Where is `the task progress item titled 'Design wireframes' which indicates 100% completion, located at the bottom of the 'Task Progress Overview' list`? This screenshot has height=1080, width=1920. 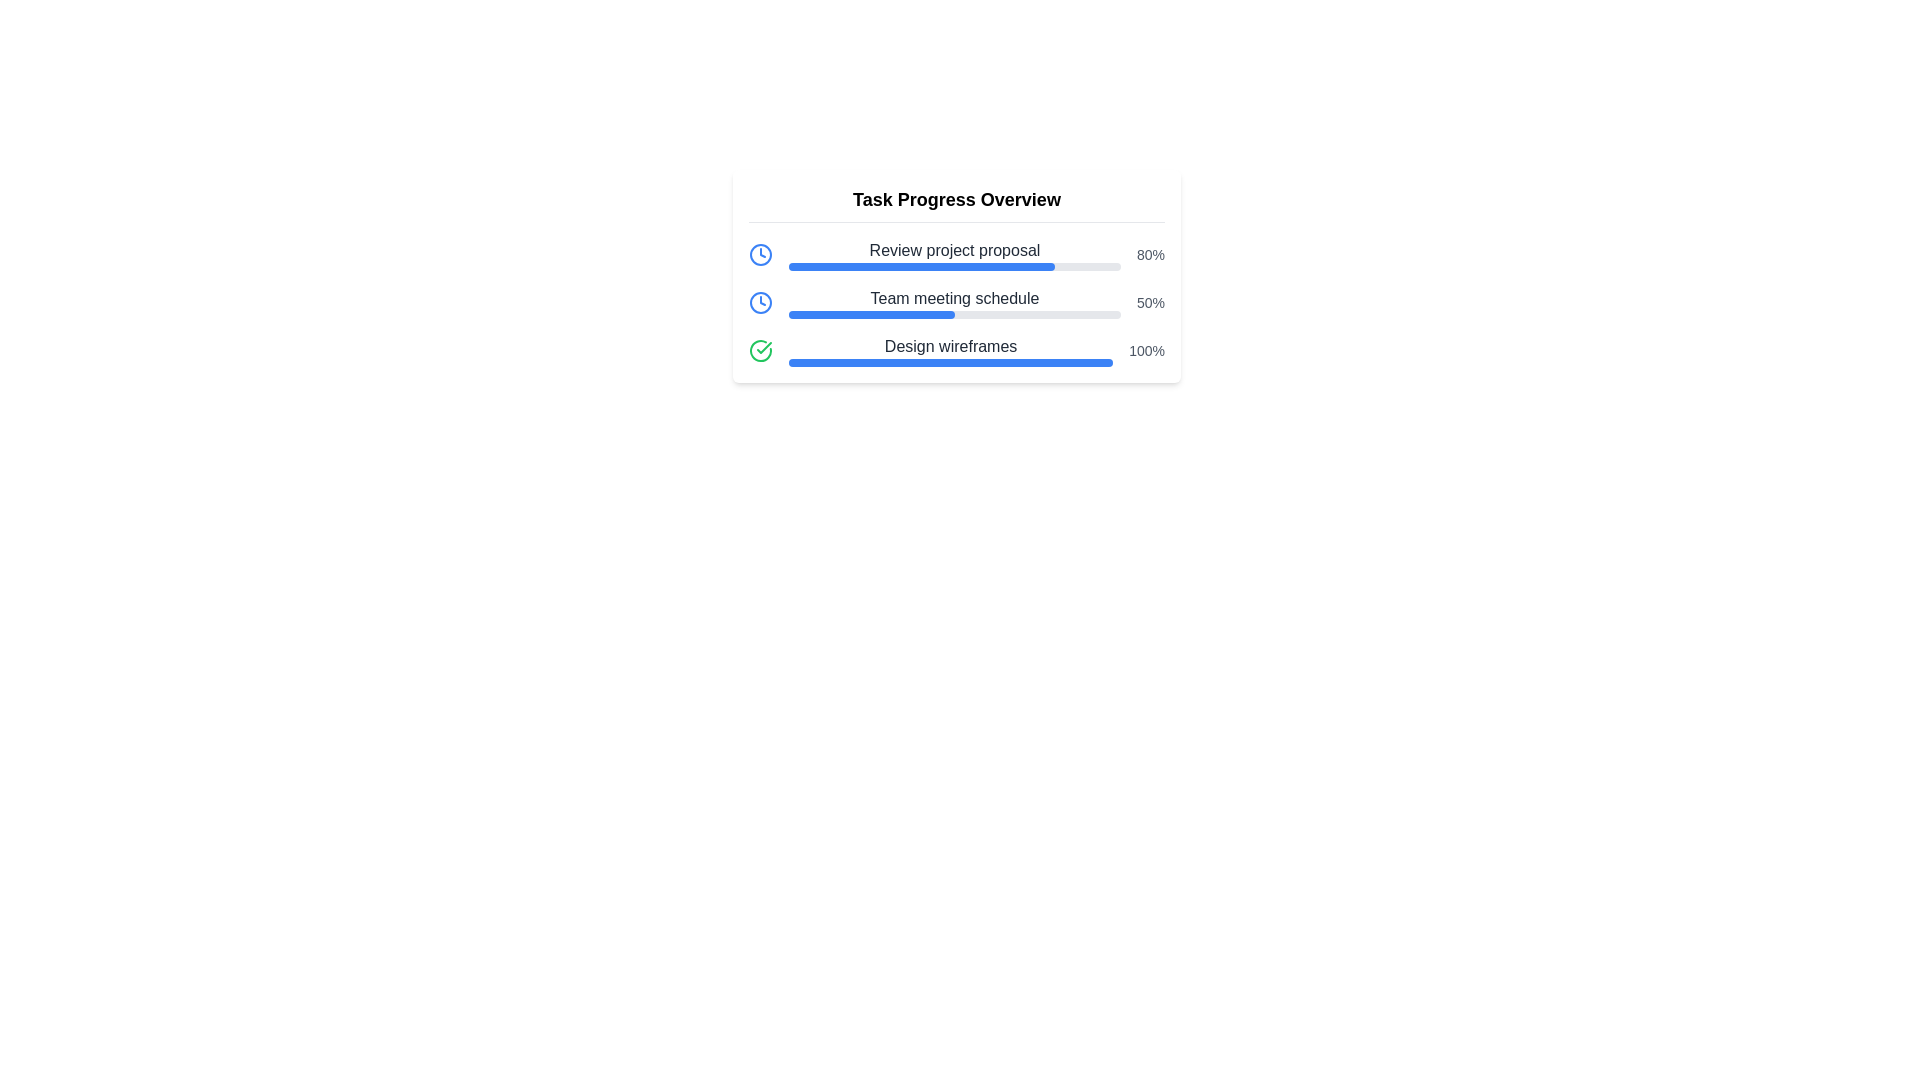 the task progress item titled 'Design wireframes' which indicates 100% completion, located at the bottom of the 'Task Progress Overview' list is located at coordinates (955, 350).